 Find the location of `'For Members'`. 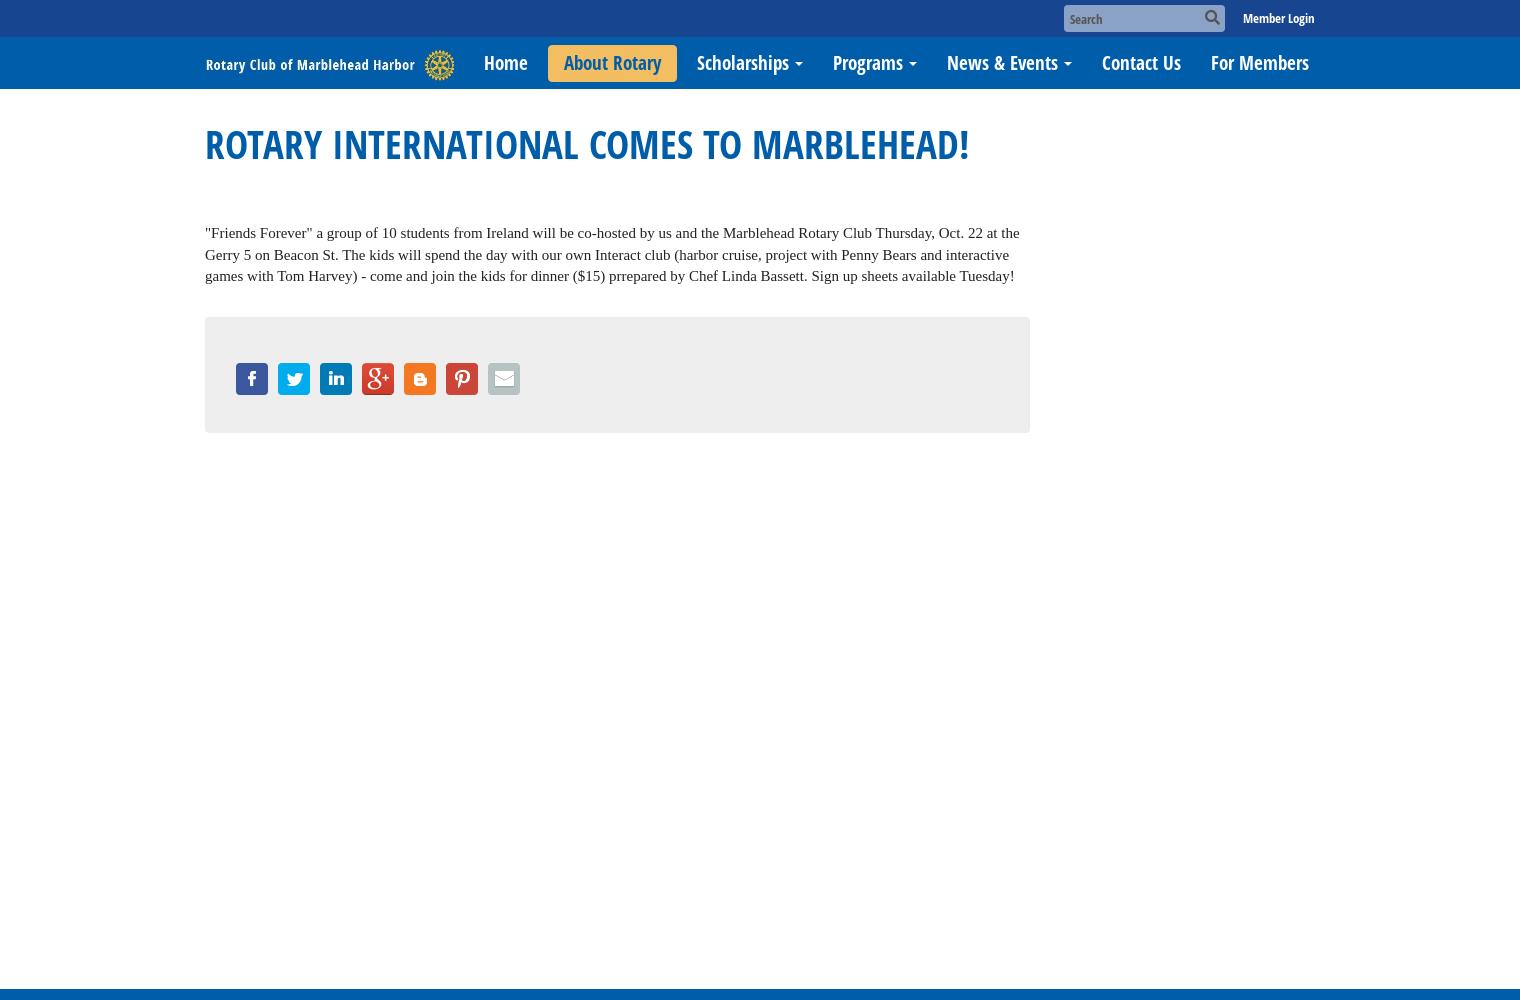

'For Members' is located at coordinates (1259, 62).